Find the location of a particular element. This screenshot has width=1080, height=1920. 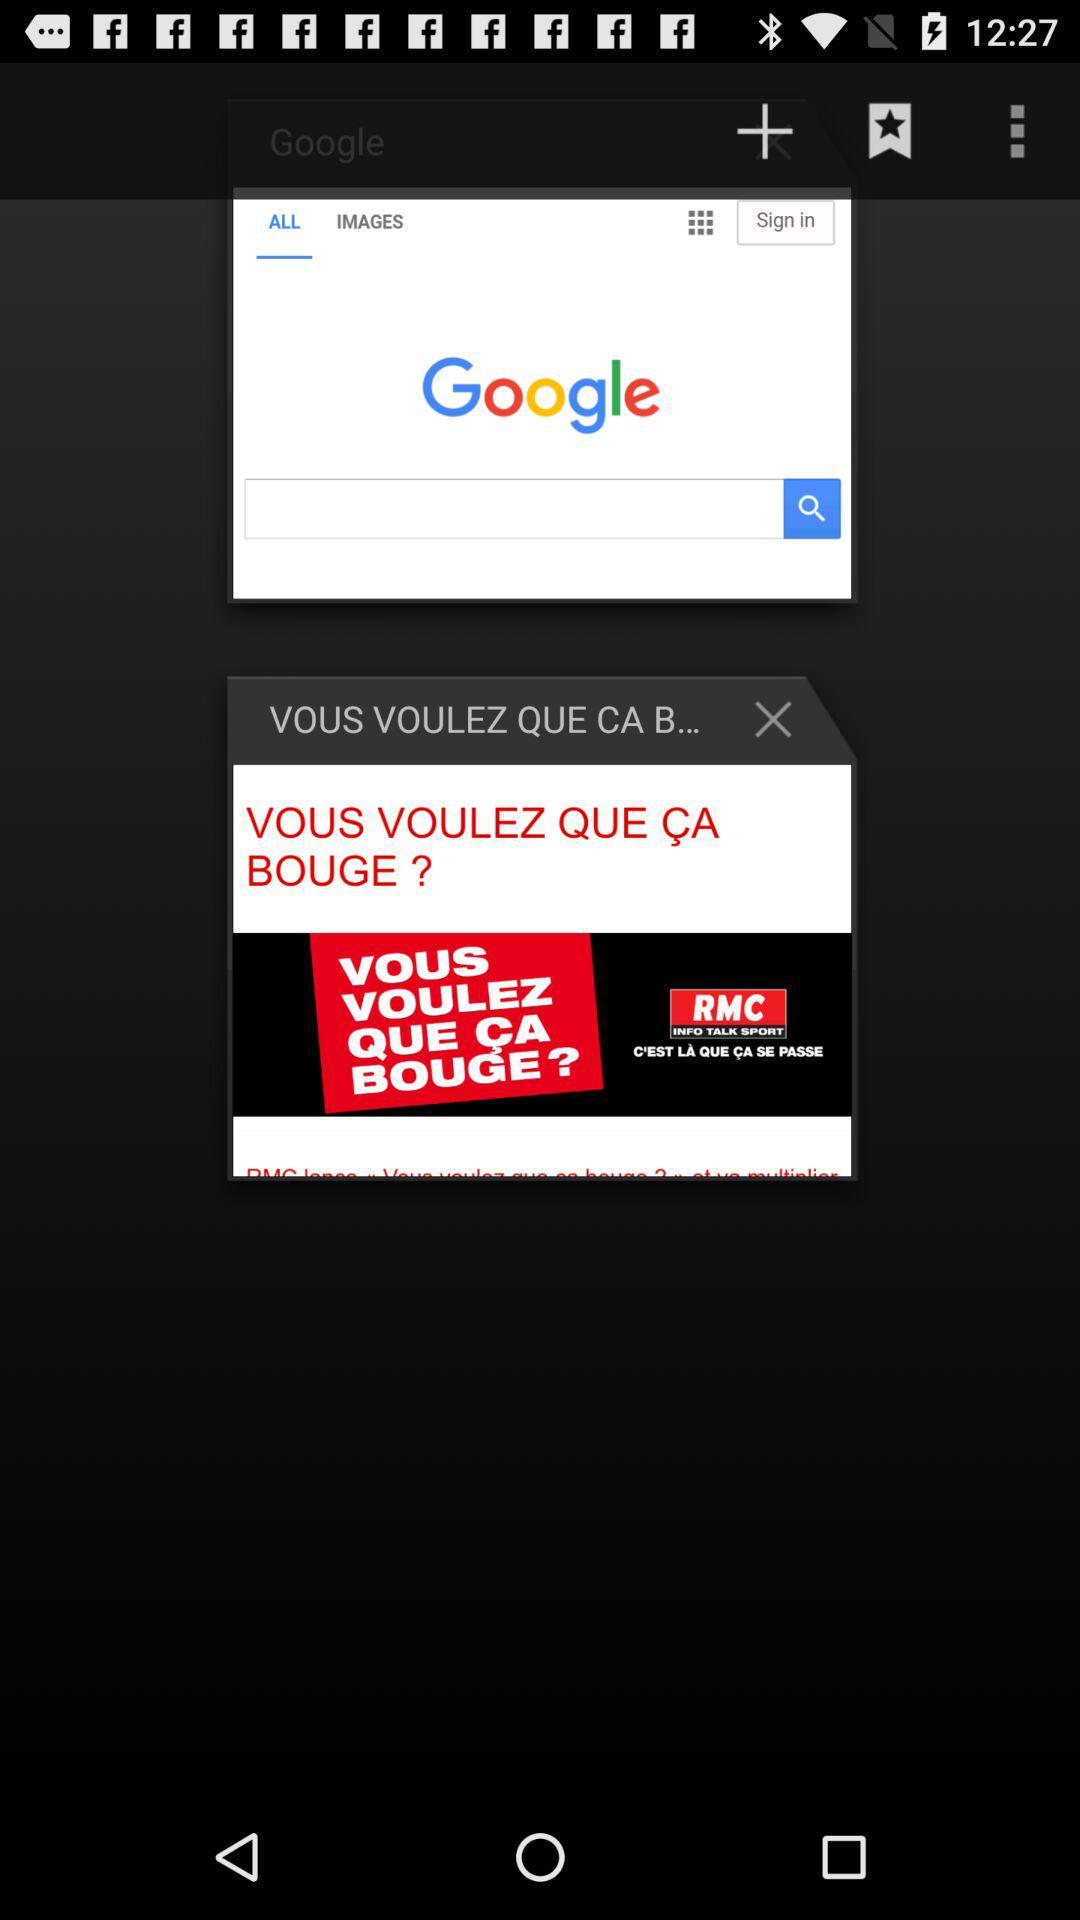

the more icon is located at coordinates (1017, 139).